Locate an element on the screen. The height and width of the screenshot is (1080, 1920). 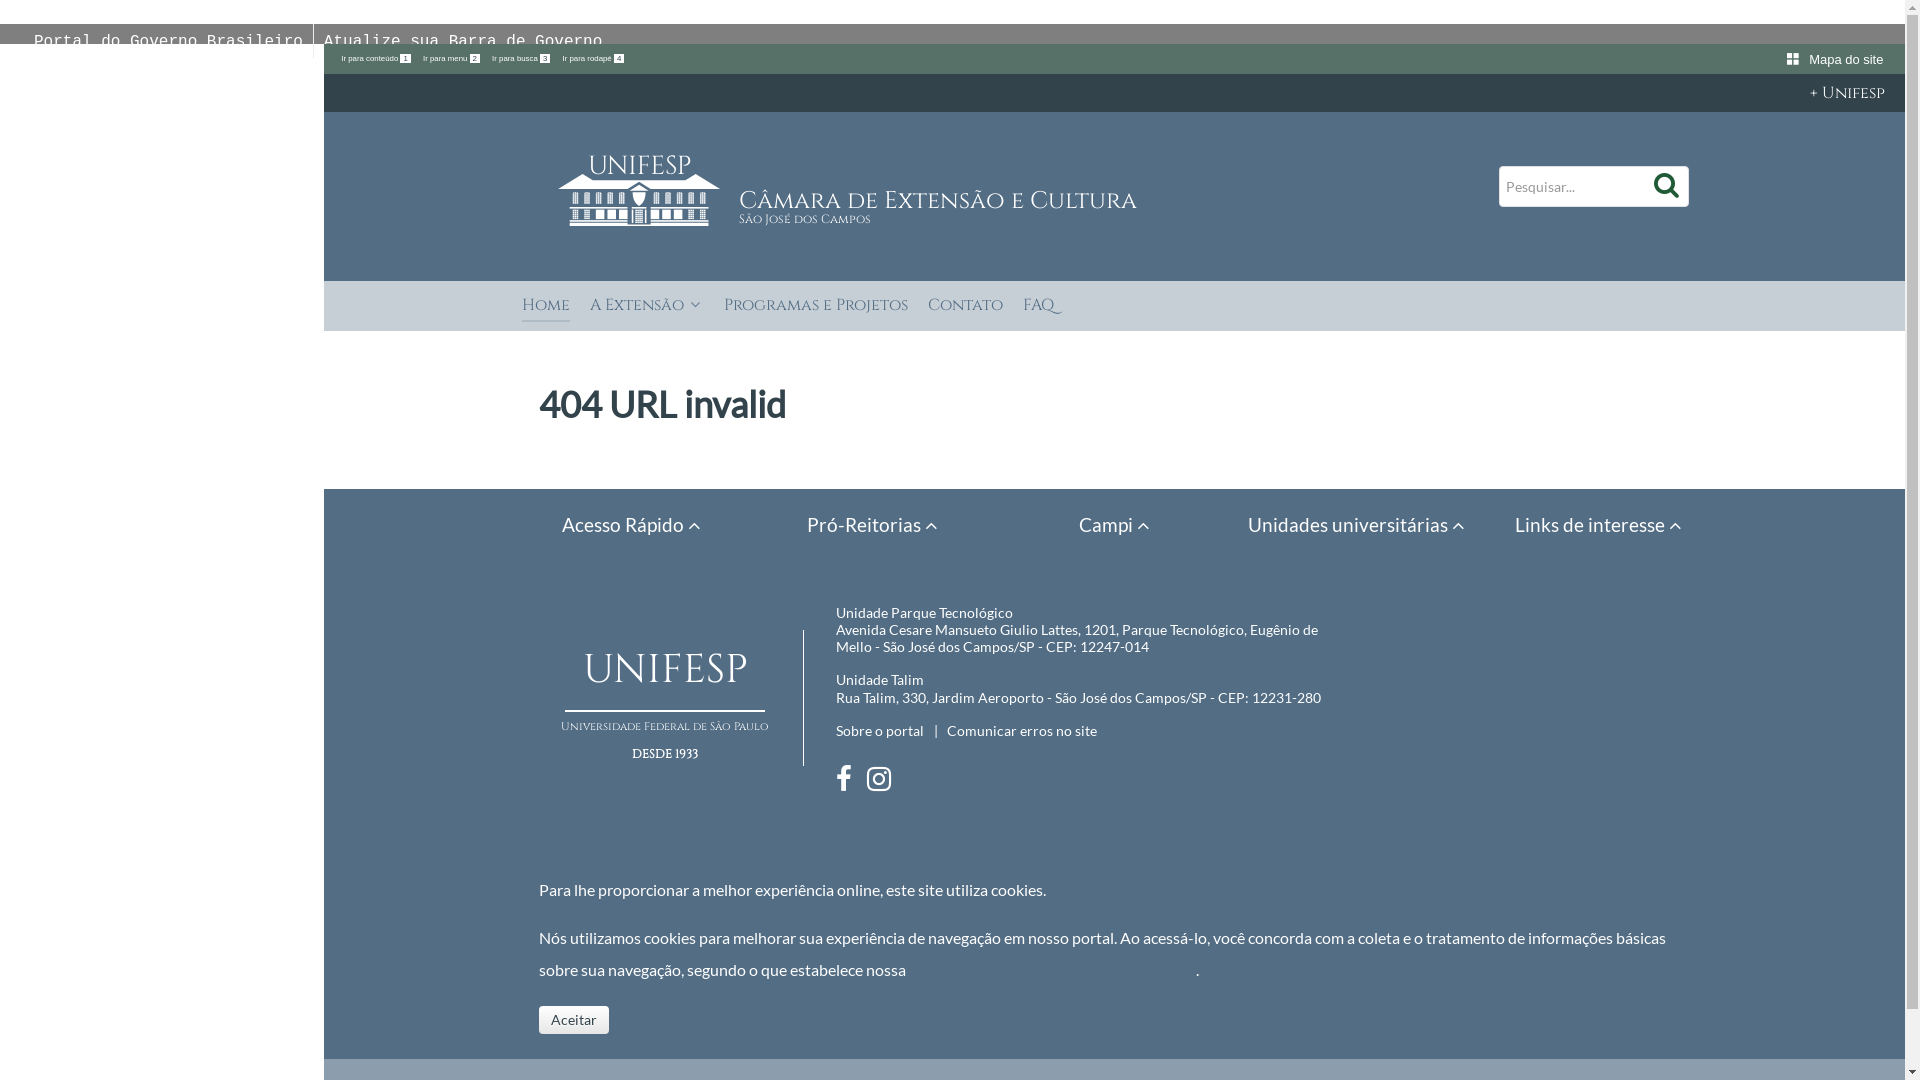
'Atualize sua Barra de Governo' is located at coordinates (324, 42).